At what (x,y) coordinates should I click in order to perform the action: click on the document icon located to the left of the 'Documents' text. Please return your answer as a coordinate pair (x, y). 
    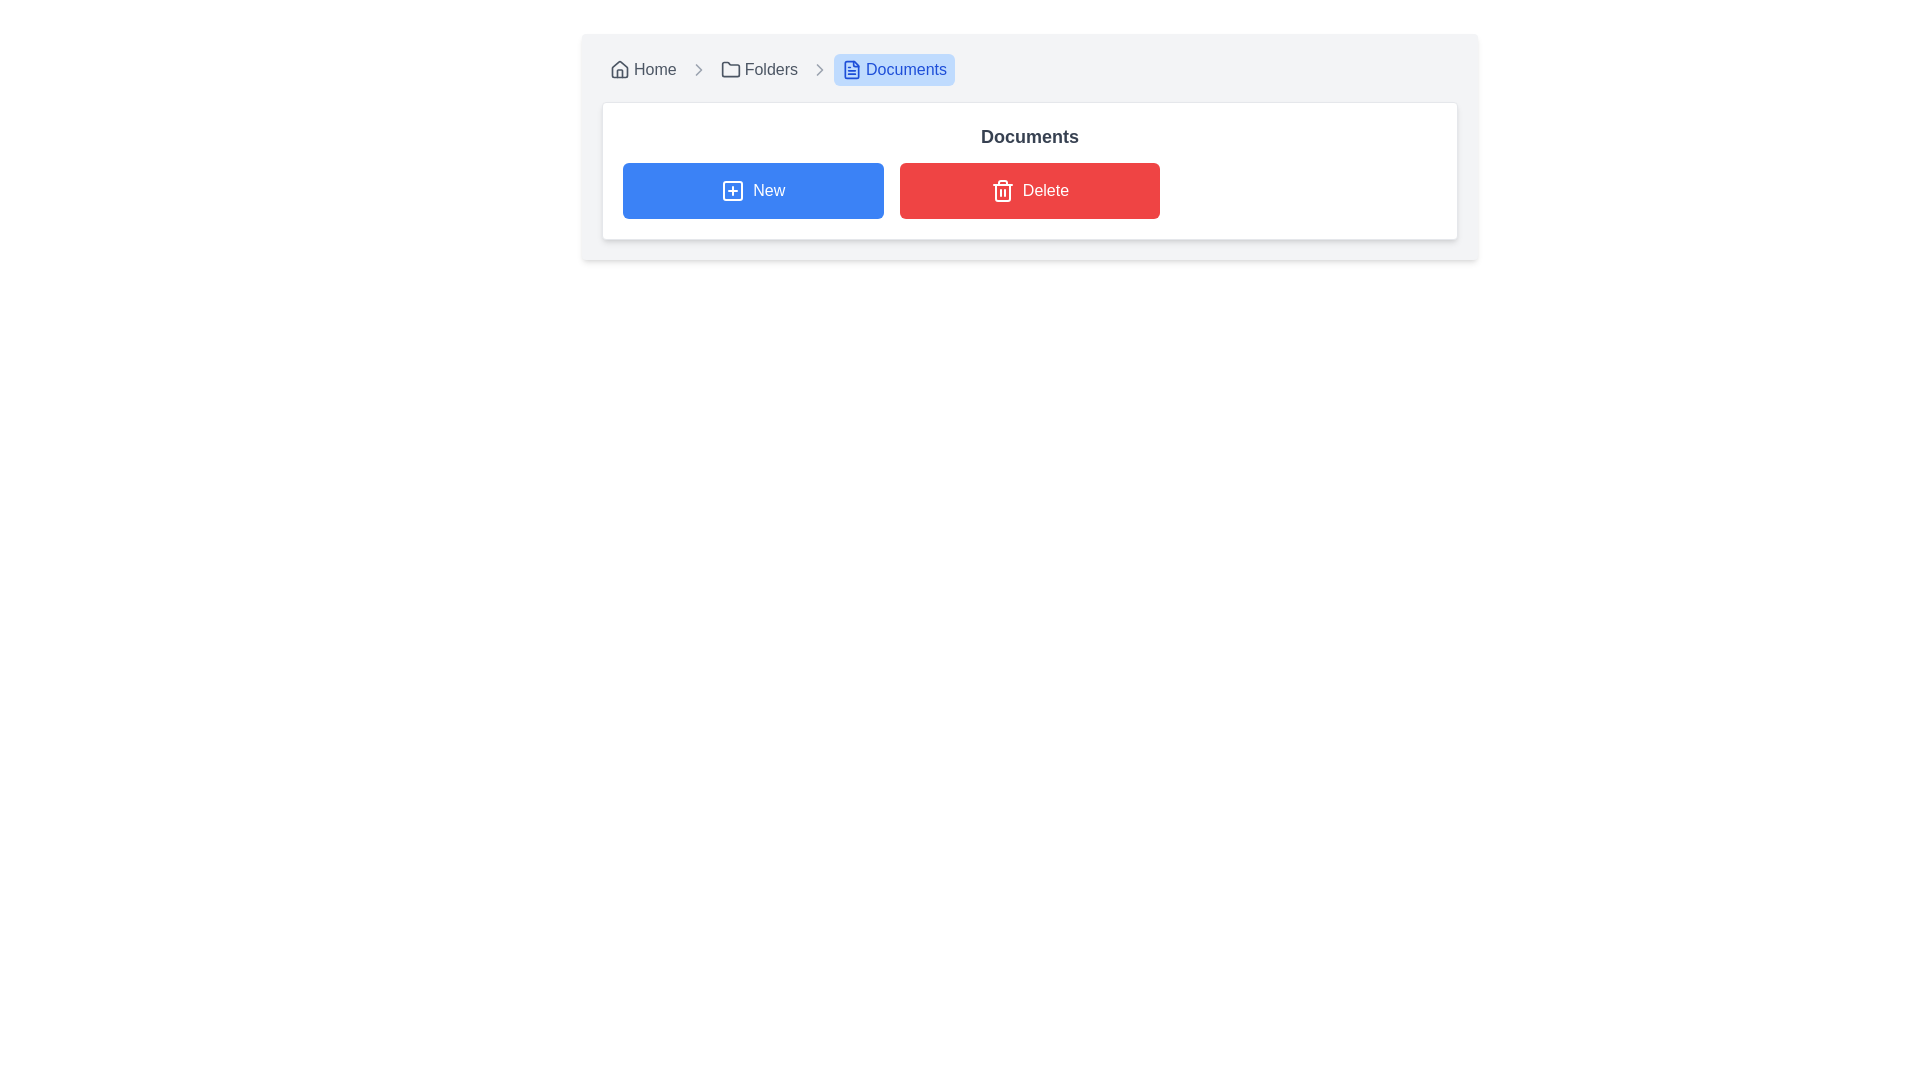
    Looking at the image, I should click on (852, 68).